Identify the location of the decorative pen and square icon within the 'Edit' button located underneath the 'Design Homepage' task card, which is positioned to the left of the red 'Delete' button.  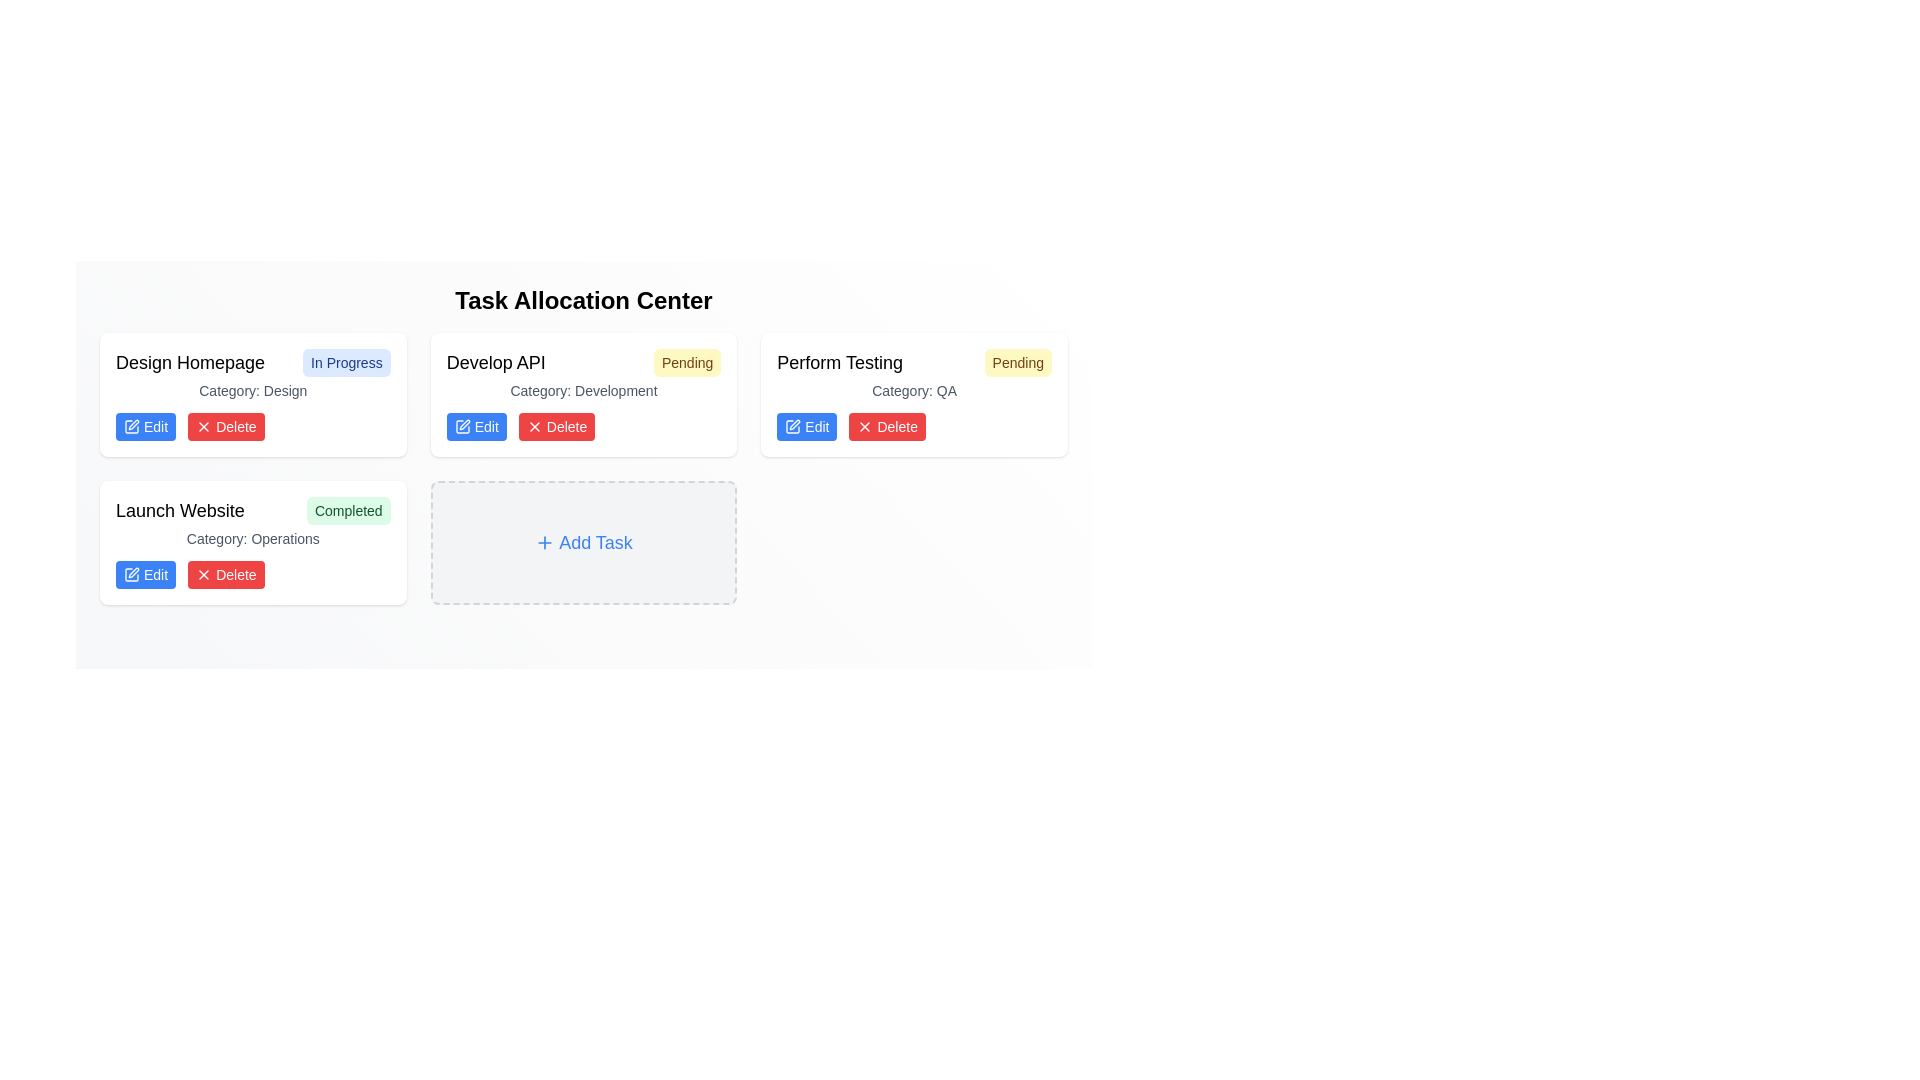
(131, 426).